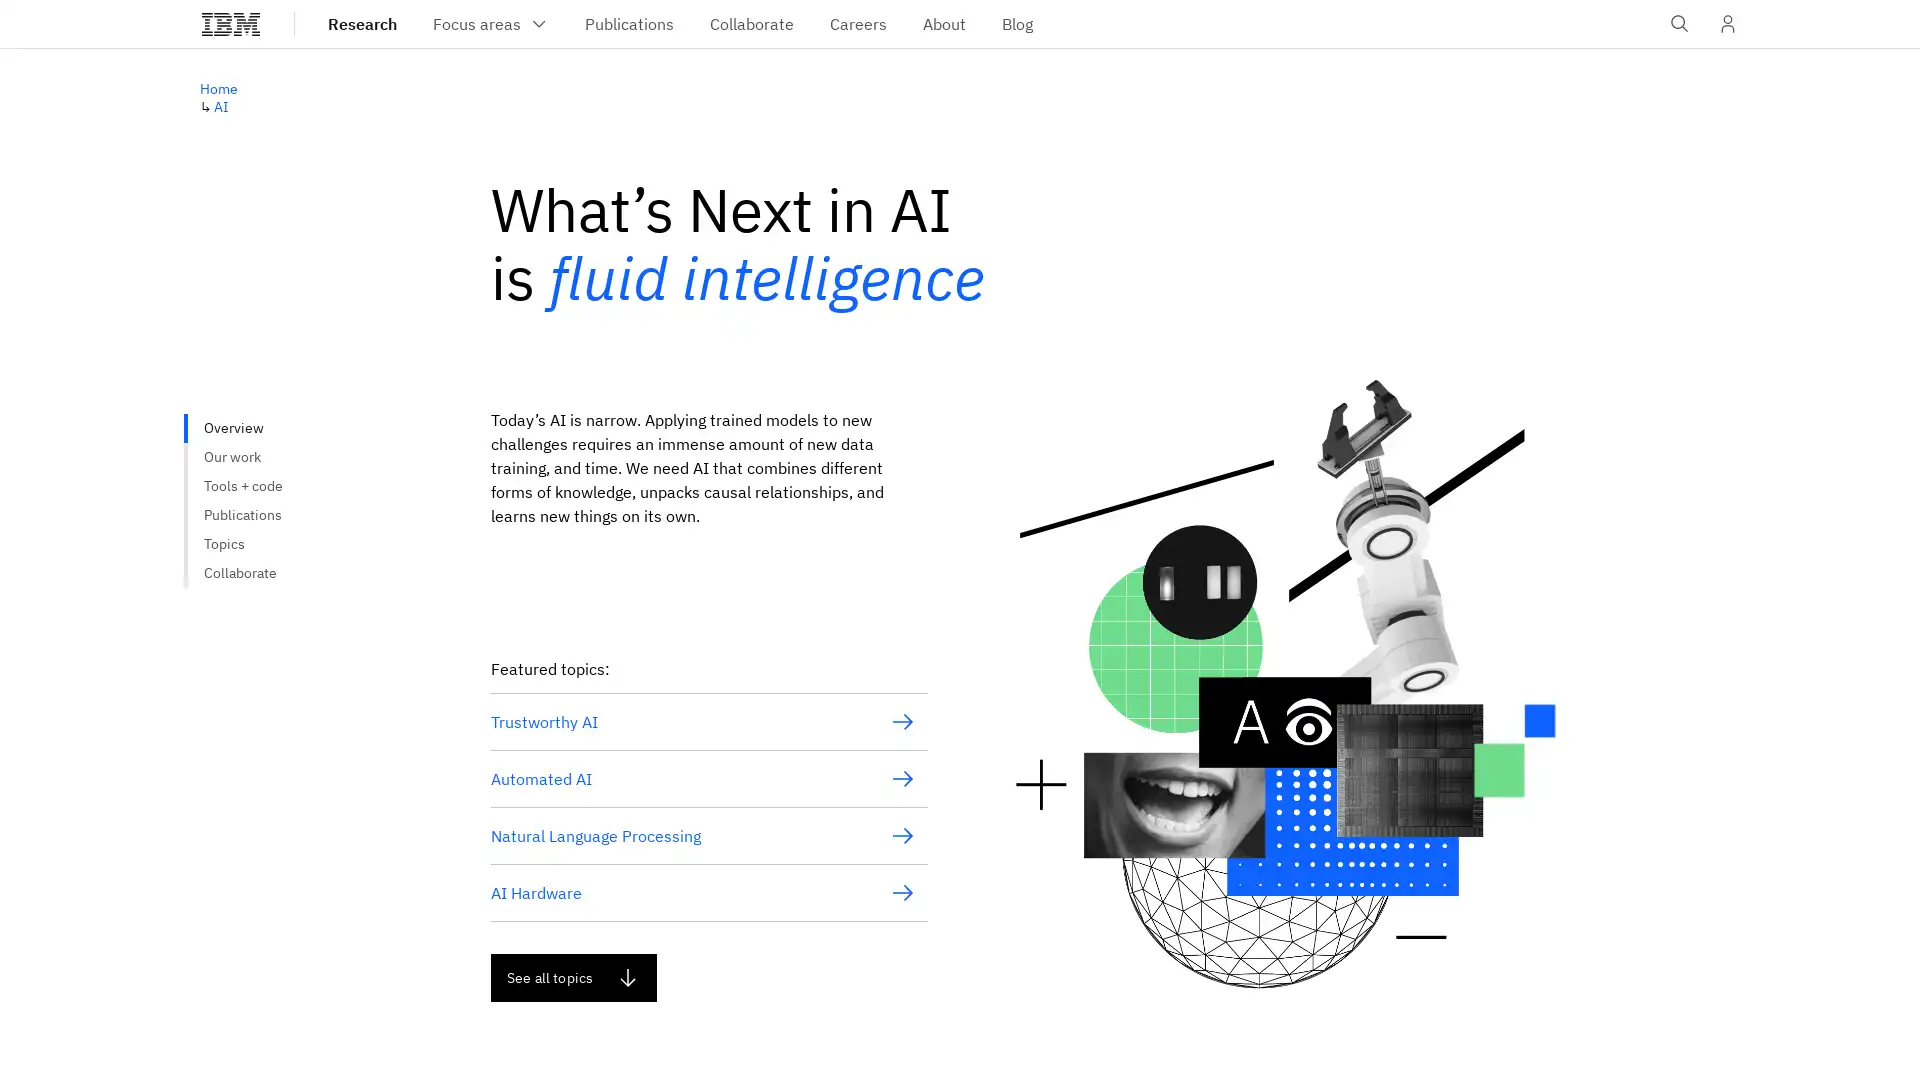 This screenshot has width=1920, height=1080. I want to click on Do not sell my personal information, so click(1758, 1014).